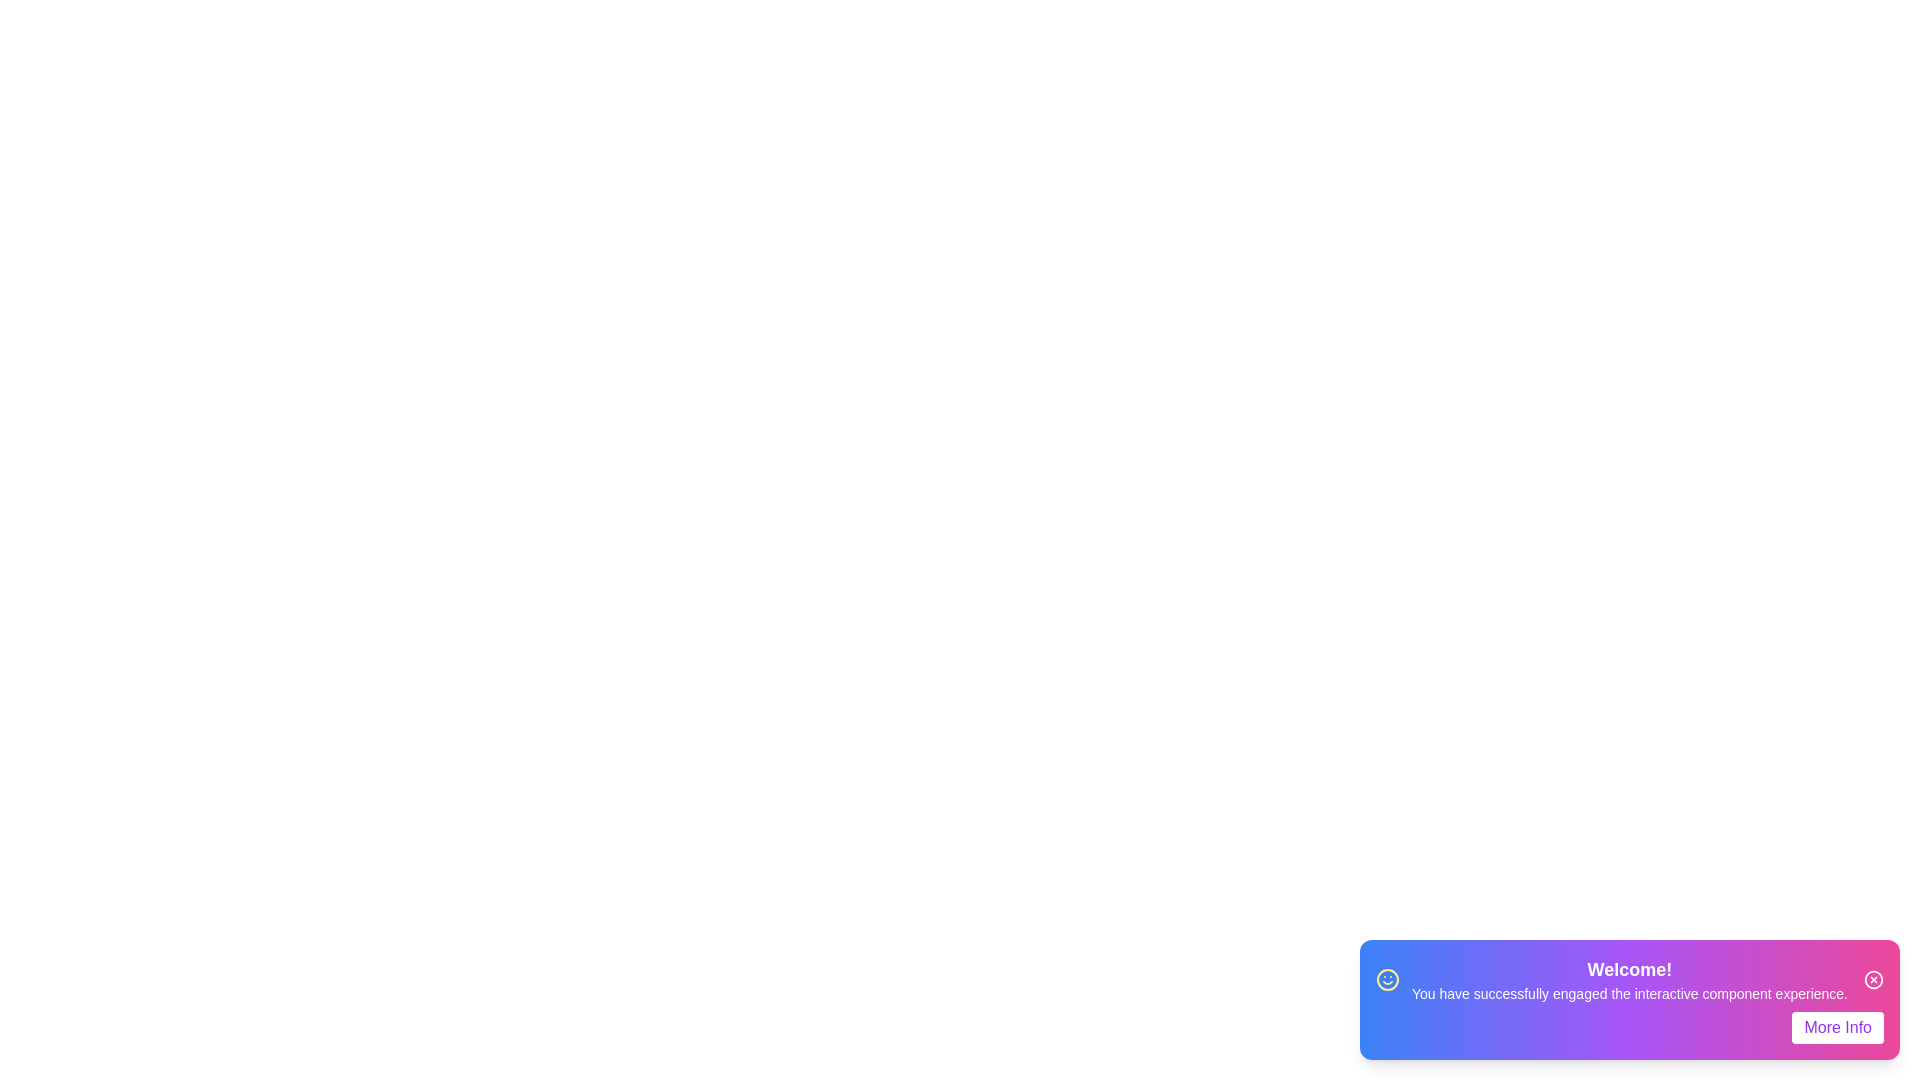 Image resolution: width=1920 pixels, height=1080 pixels. I want to click on the close button of the snackbar to dismiss it, so click(1872, 978).